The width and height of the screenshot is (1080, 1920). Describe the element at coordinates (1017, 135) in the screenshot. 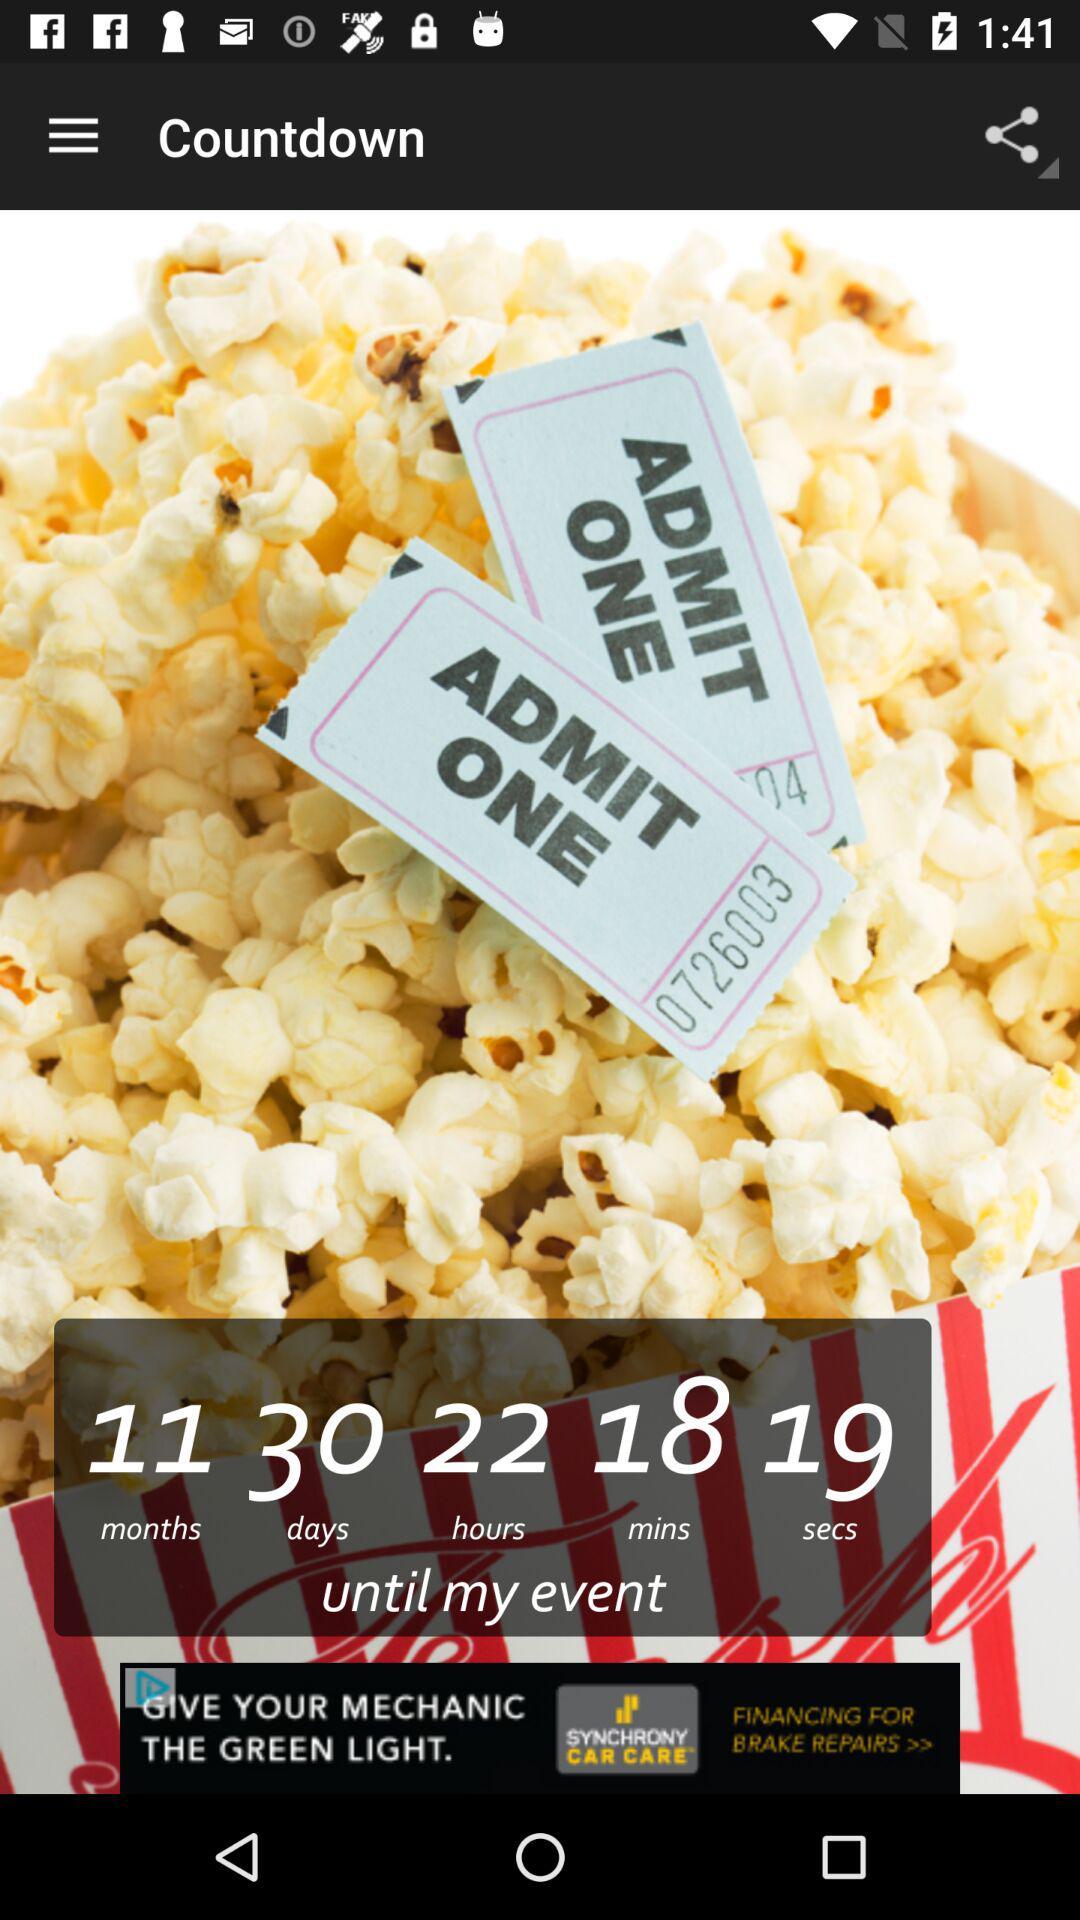

I see `app to the right of the countdown item` at that location.